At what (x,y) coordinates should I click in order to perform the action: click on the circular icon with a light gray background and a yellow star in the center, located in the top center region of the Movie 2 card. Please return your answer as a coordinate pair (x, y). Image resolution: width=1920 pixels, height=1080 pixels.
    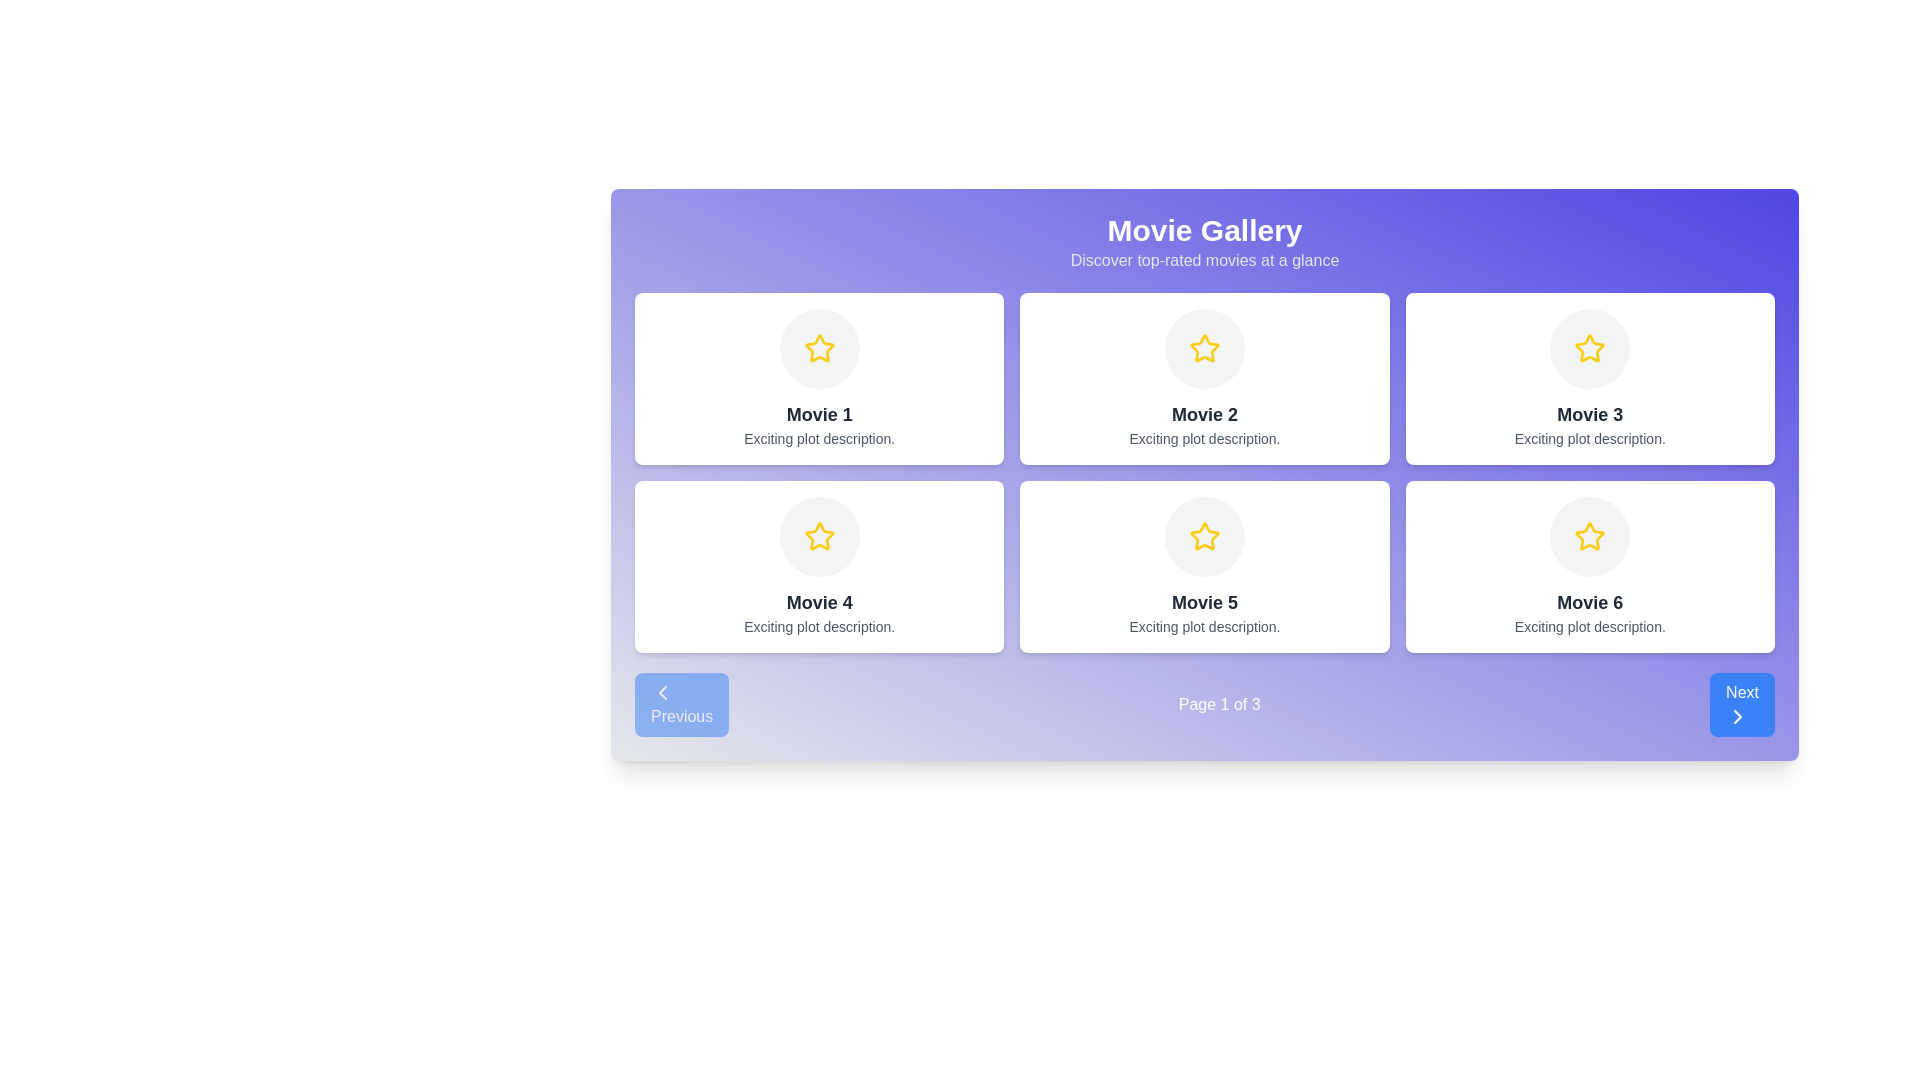
    Looking at the image, I should click on (1203, 347).